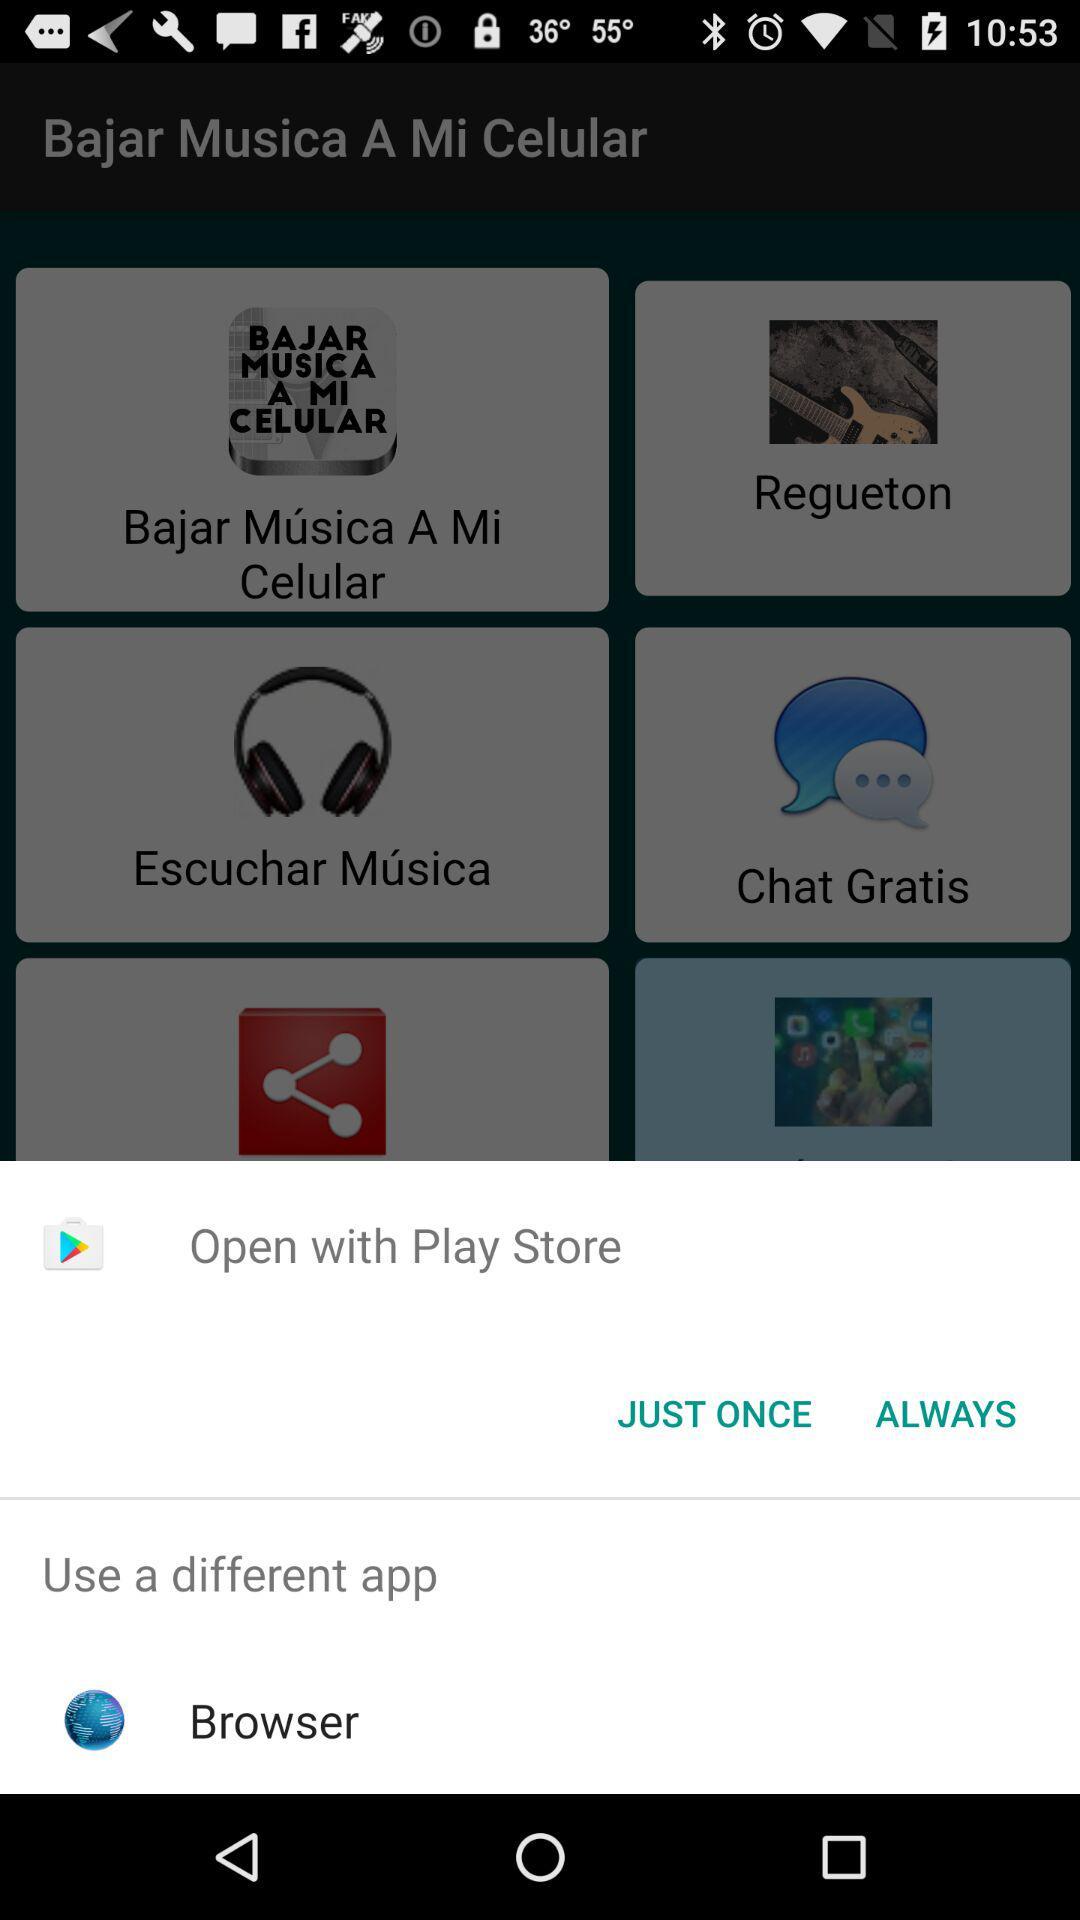 Image resolution: width=1080 pixels, height=1920 pixels. What do you see at coordinates (945, 1411) in the screenshot?
I see `button to the right of the just once button` at bounding box center [945, 1411].